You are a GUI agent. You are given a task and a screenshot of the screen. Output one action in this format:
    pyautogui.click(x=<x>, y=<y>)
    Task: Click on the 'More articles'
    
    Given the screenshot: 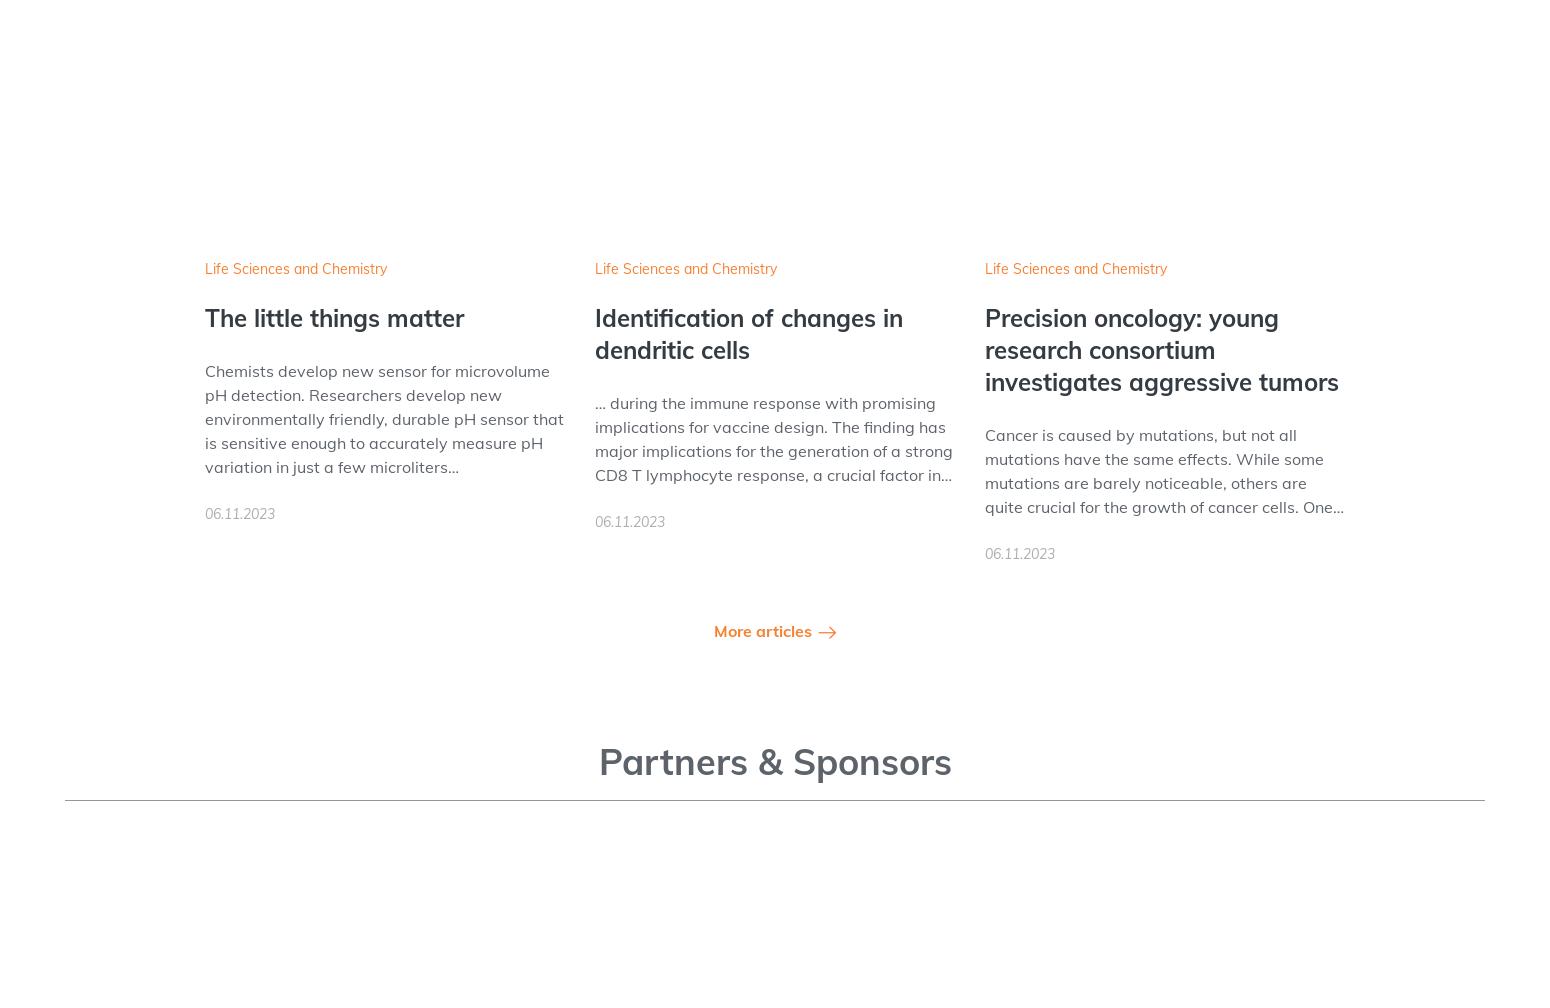 What is the action you would take?
    pyautogui.click(x=763, y=631)
    